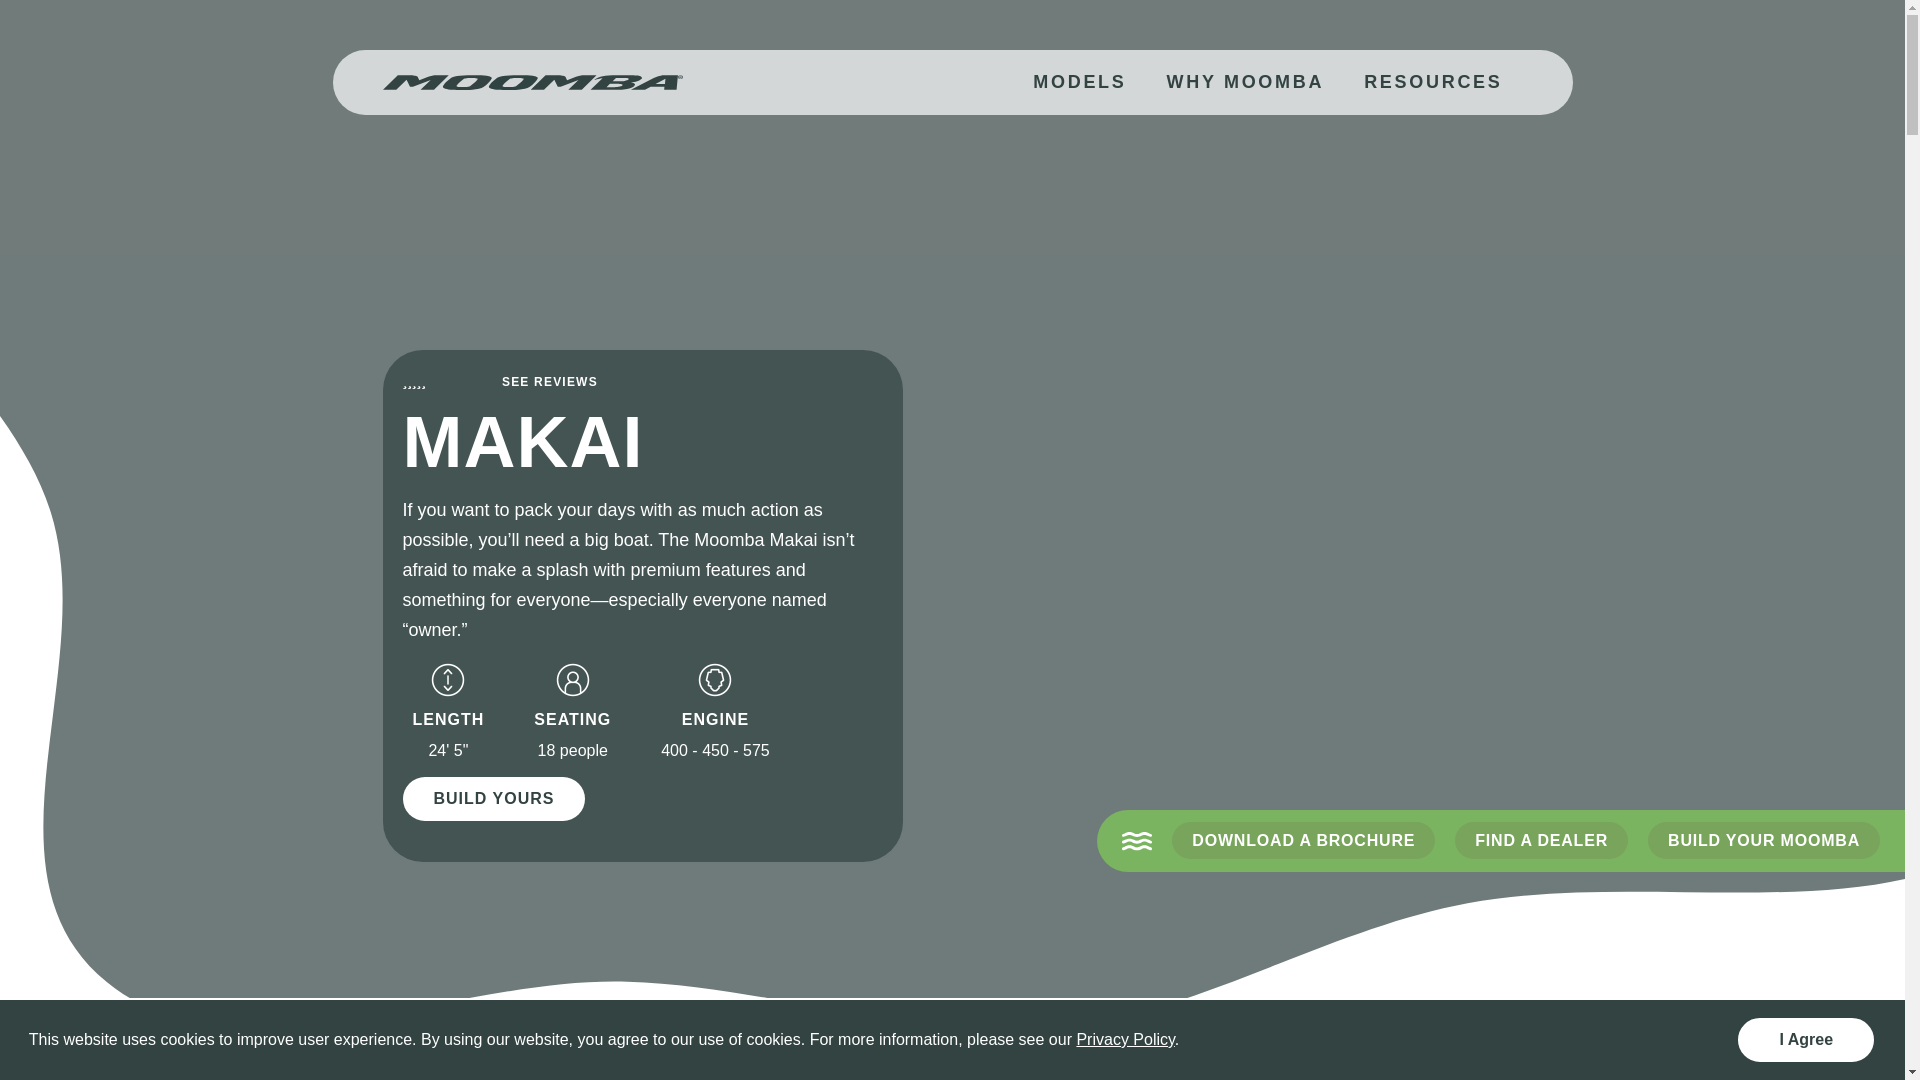  What do you see at coordinates (401, 797) in the screenshot?
I see `'BUILD YOURS'` at bounding box center [401, 797].